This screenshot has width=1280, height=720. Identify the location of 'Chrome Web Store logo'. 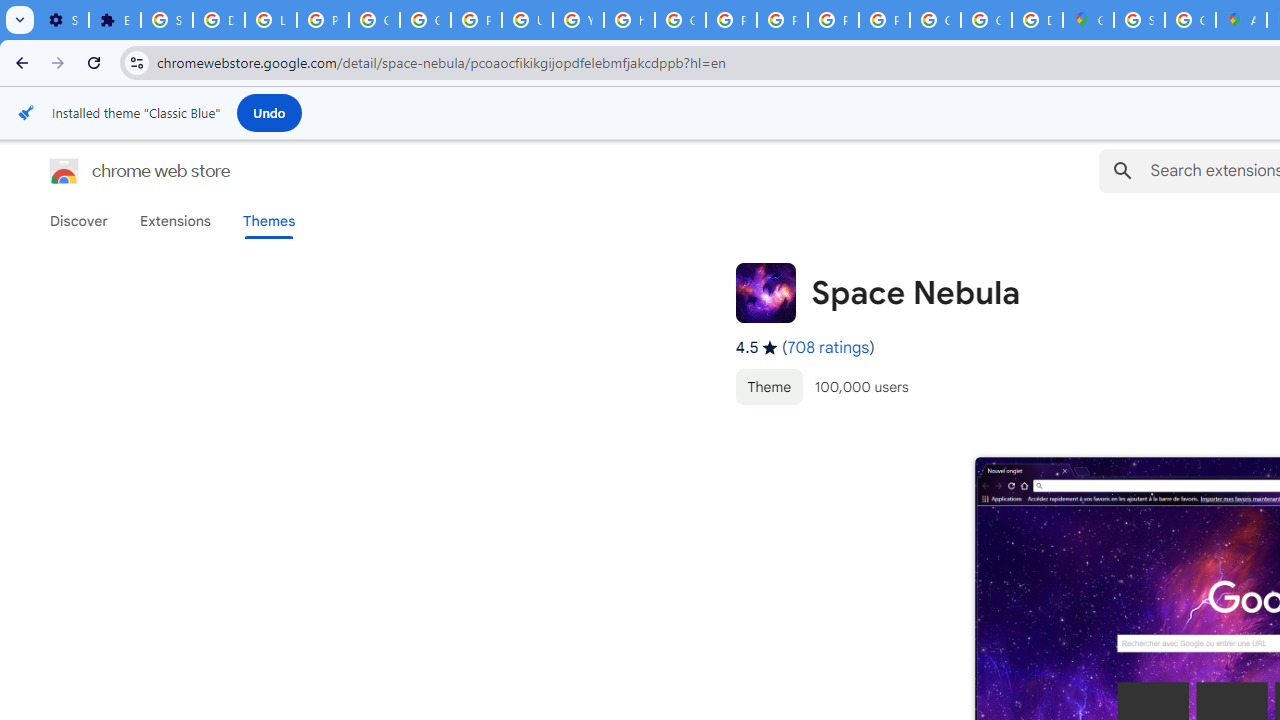
(64, 170).